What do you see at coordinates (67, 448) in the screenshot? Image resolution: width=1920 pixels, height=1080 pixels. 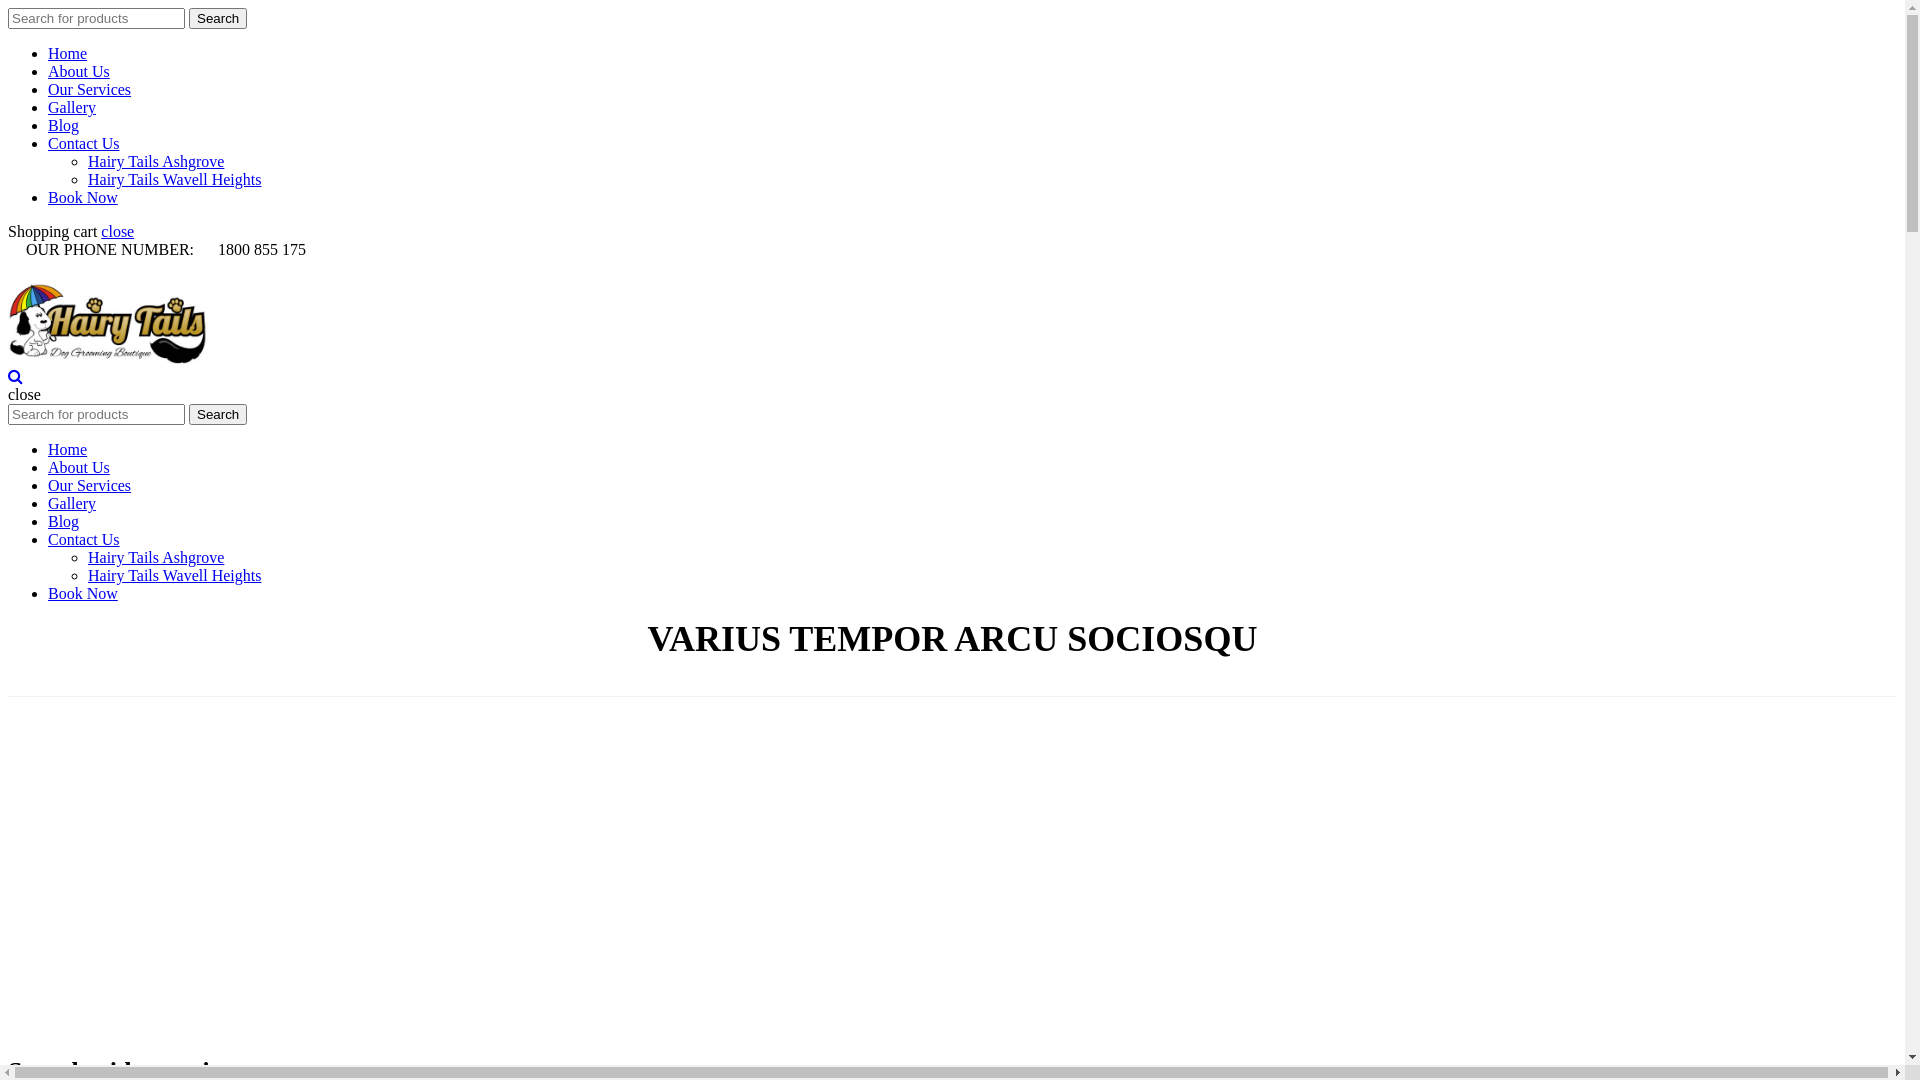 I see `'Home'` at bounding box center [67, 448].